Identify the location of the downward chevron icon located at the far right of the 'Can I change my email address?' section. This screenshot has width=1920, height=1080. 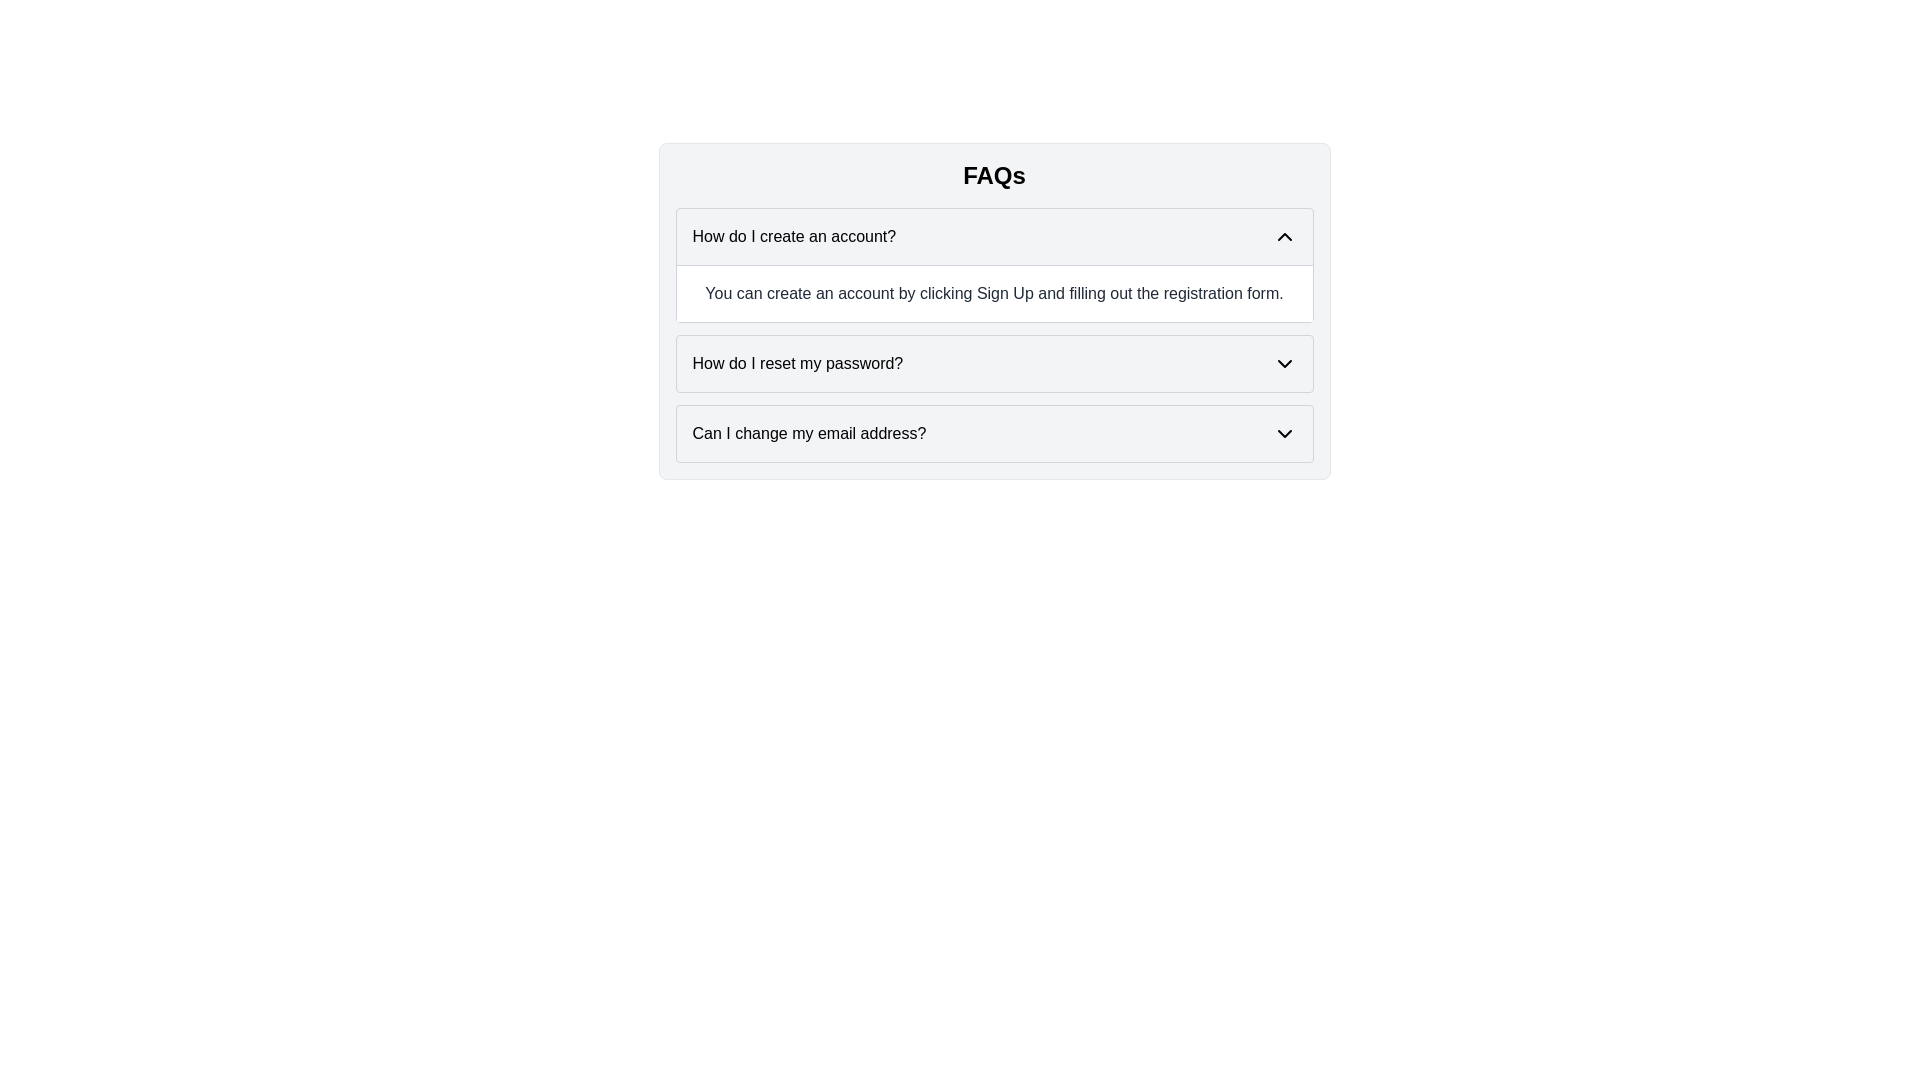
(1284, 433).